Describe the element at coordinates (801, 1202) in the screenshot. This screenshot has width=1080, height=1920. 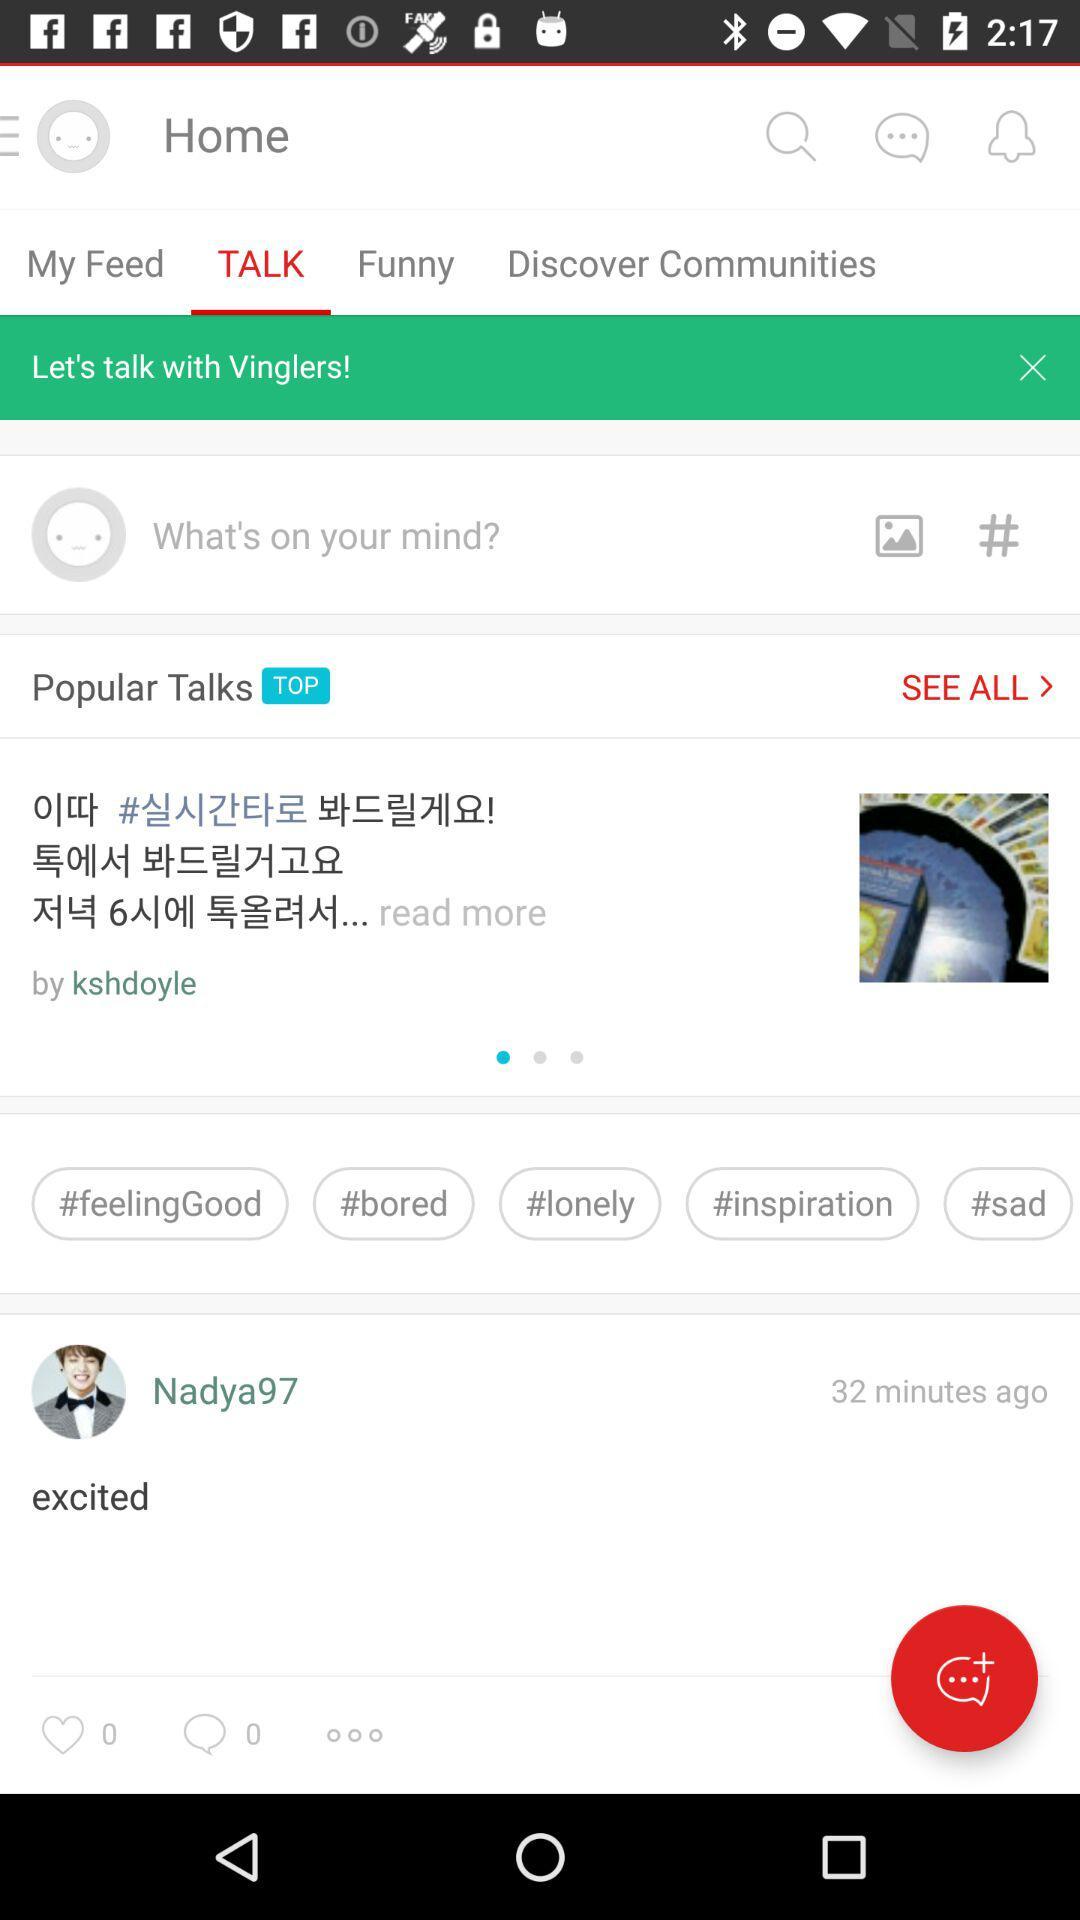
I see `item to the right of the #lonely item` at that location.